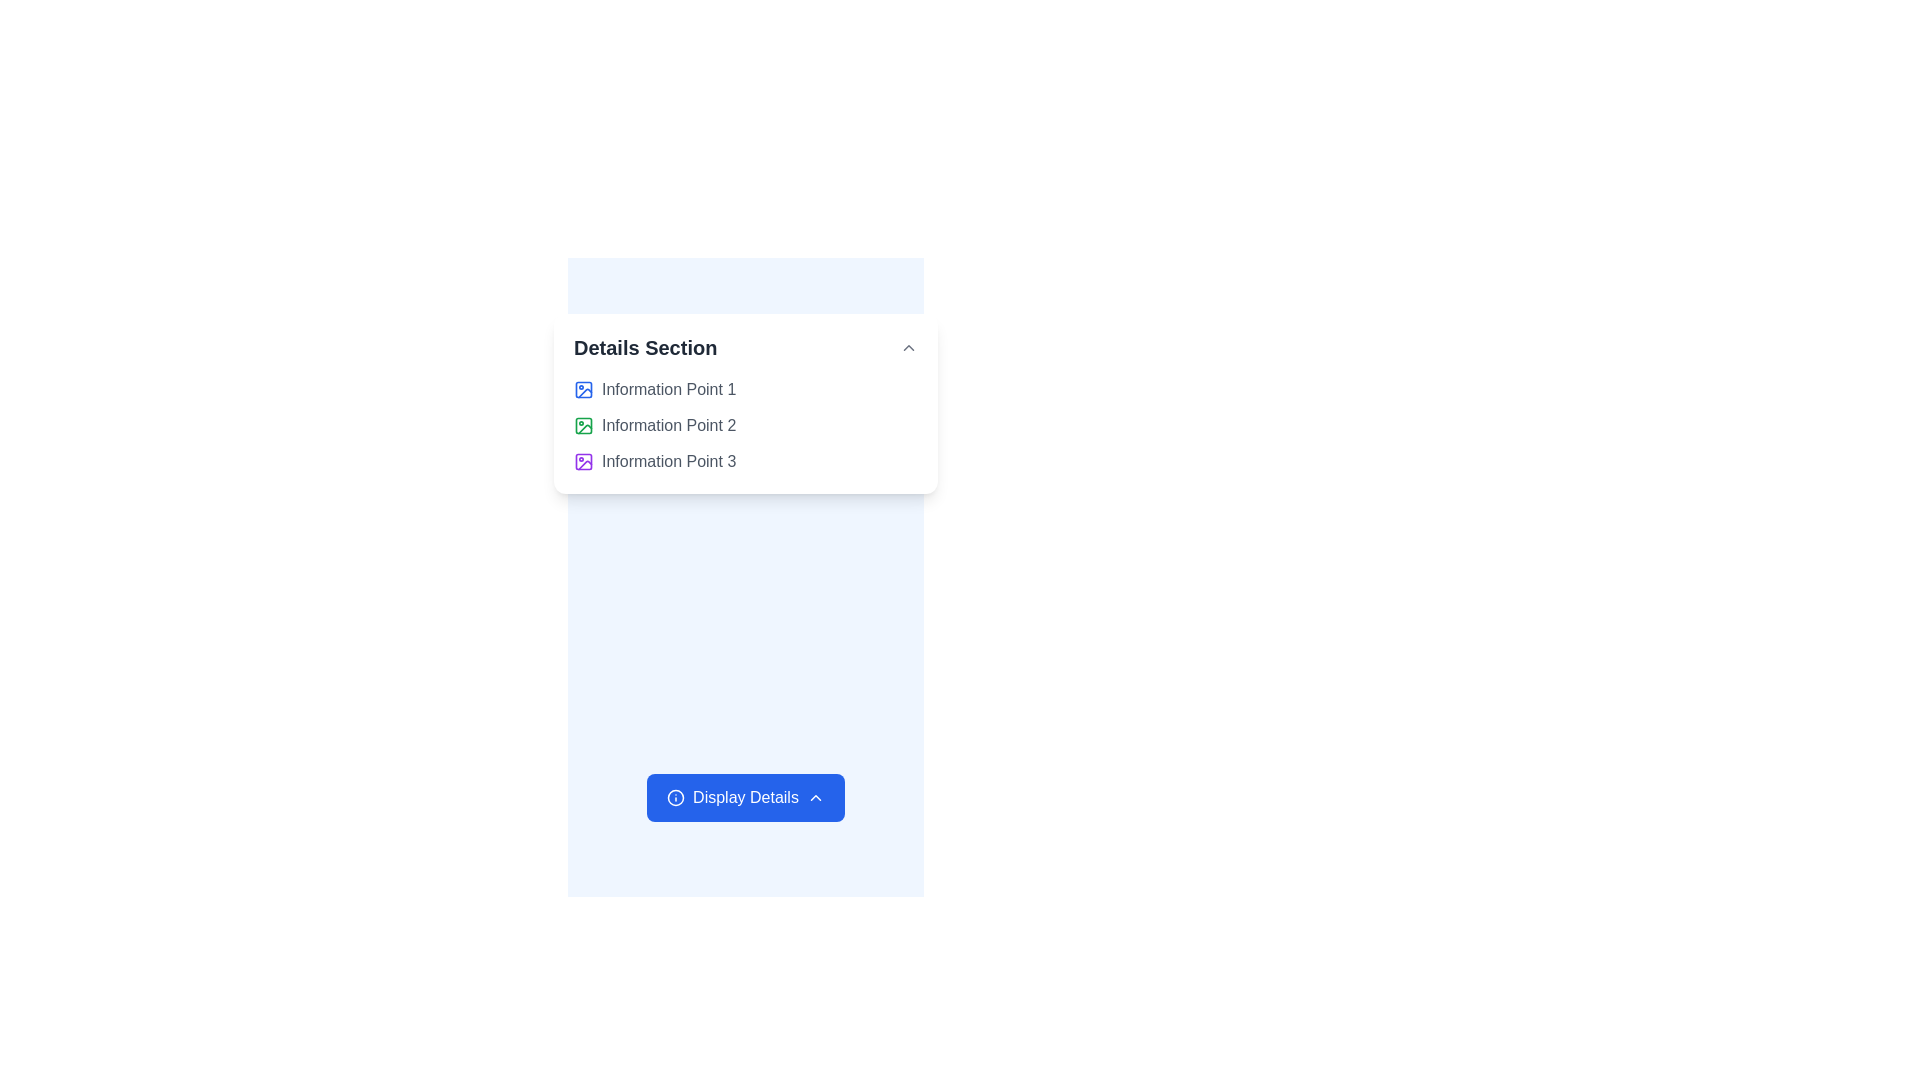  I want to click on the icon representing 'Information Point 1' located at the top of the vertical list in the 'Details Section' panel, to the left of the label, so click(583, 389).